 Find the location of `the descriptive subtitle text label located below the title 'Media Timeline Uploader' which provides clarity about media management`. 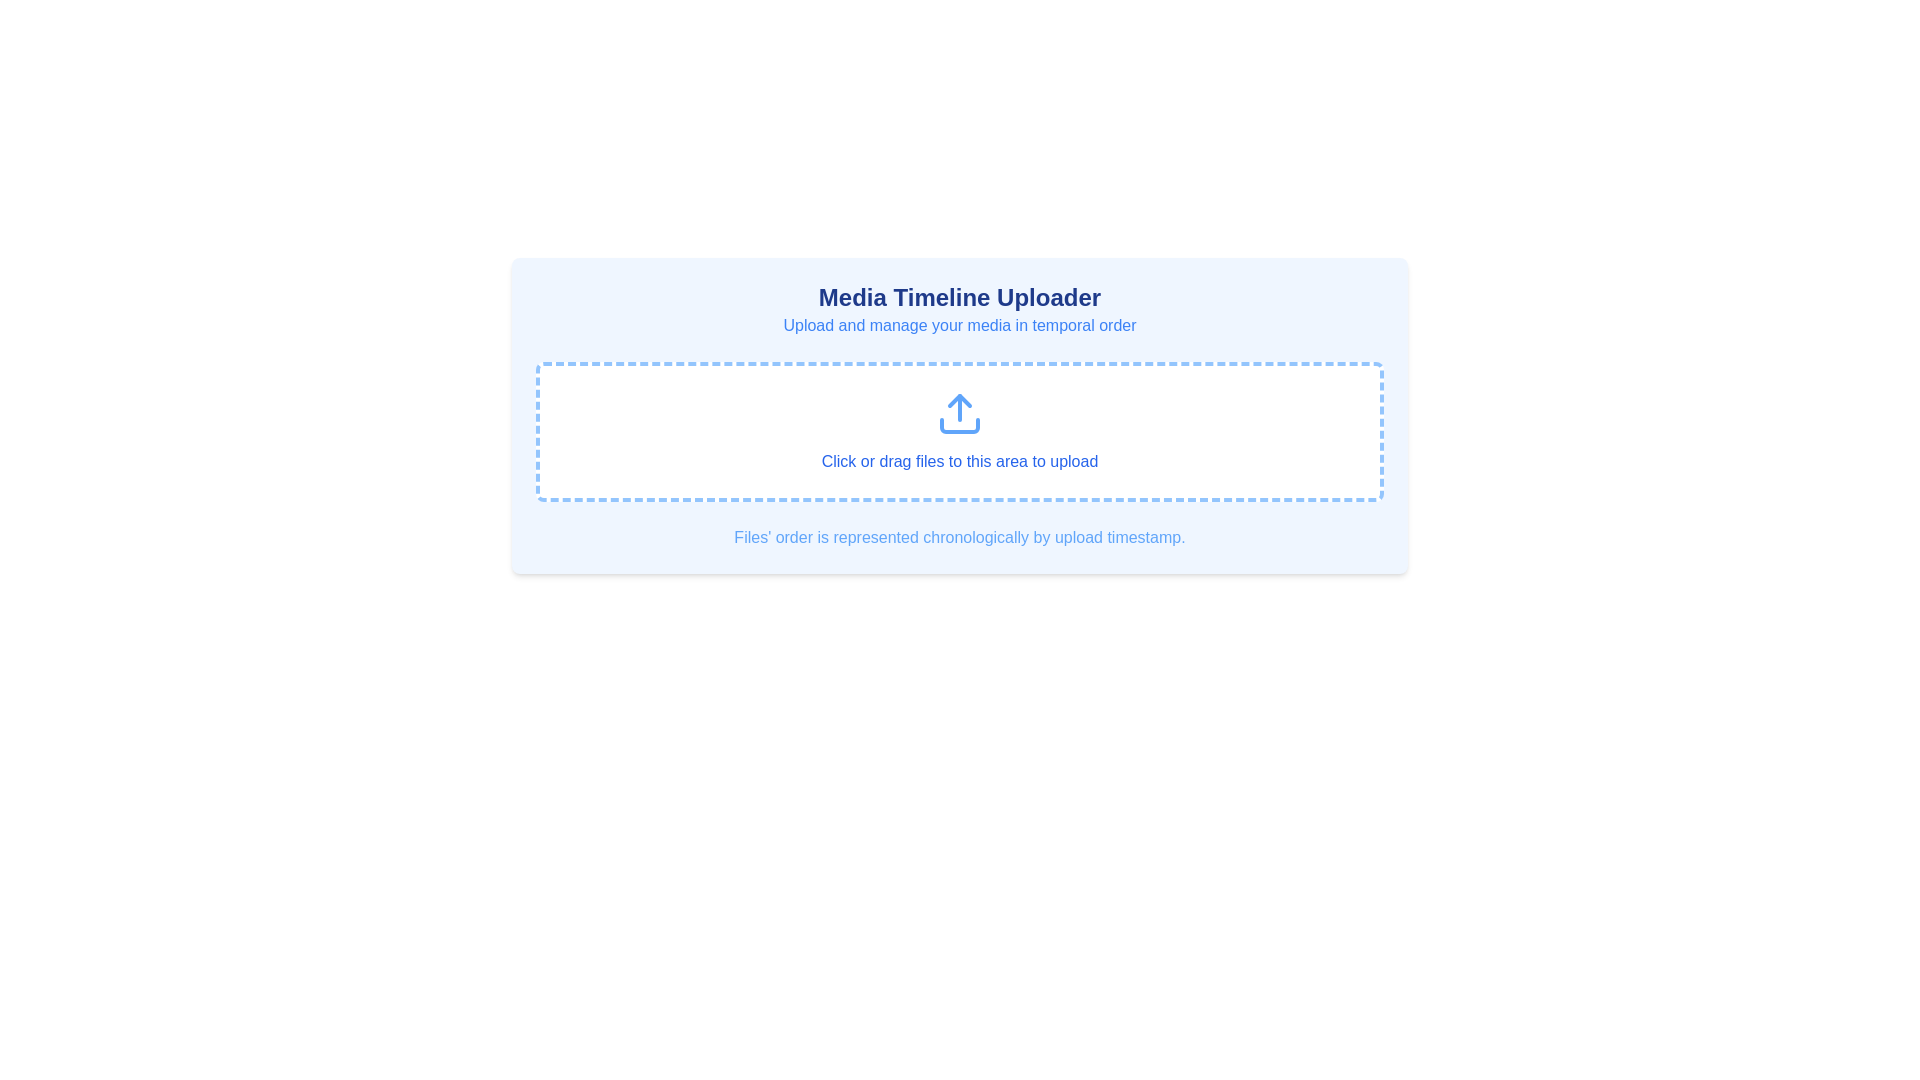

the descriptive subtitle text label located below the title 'Media Timeline Uploader' which provides clarity about media management is located at coordinates (960, 325).